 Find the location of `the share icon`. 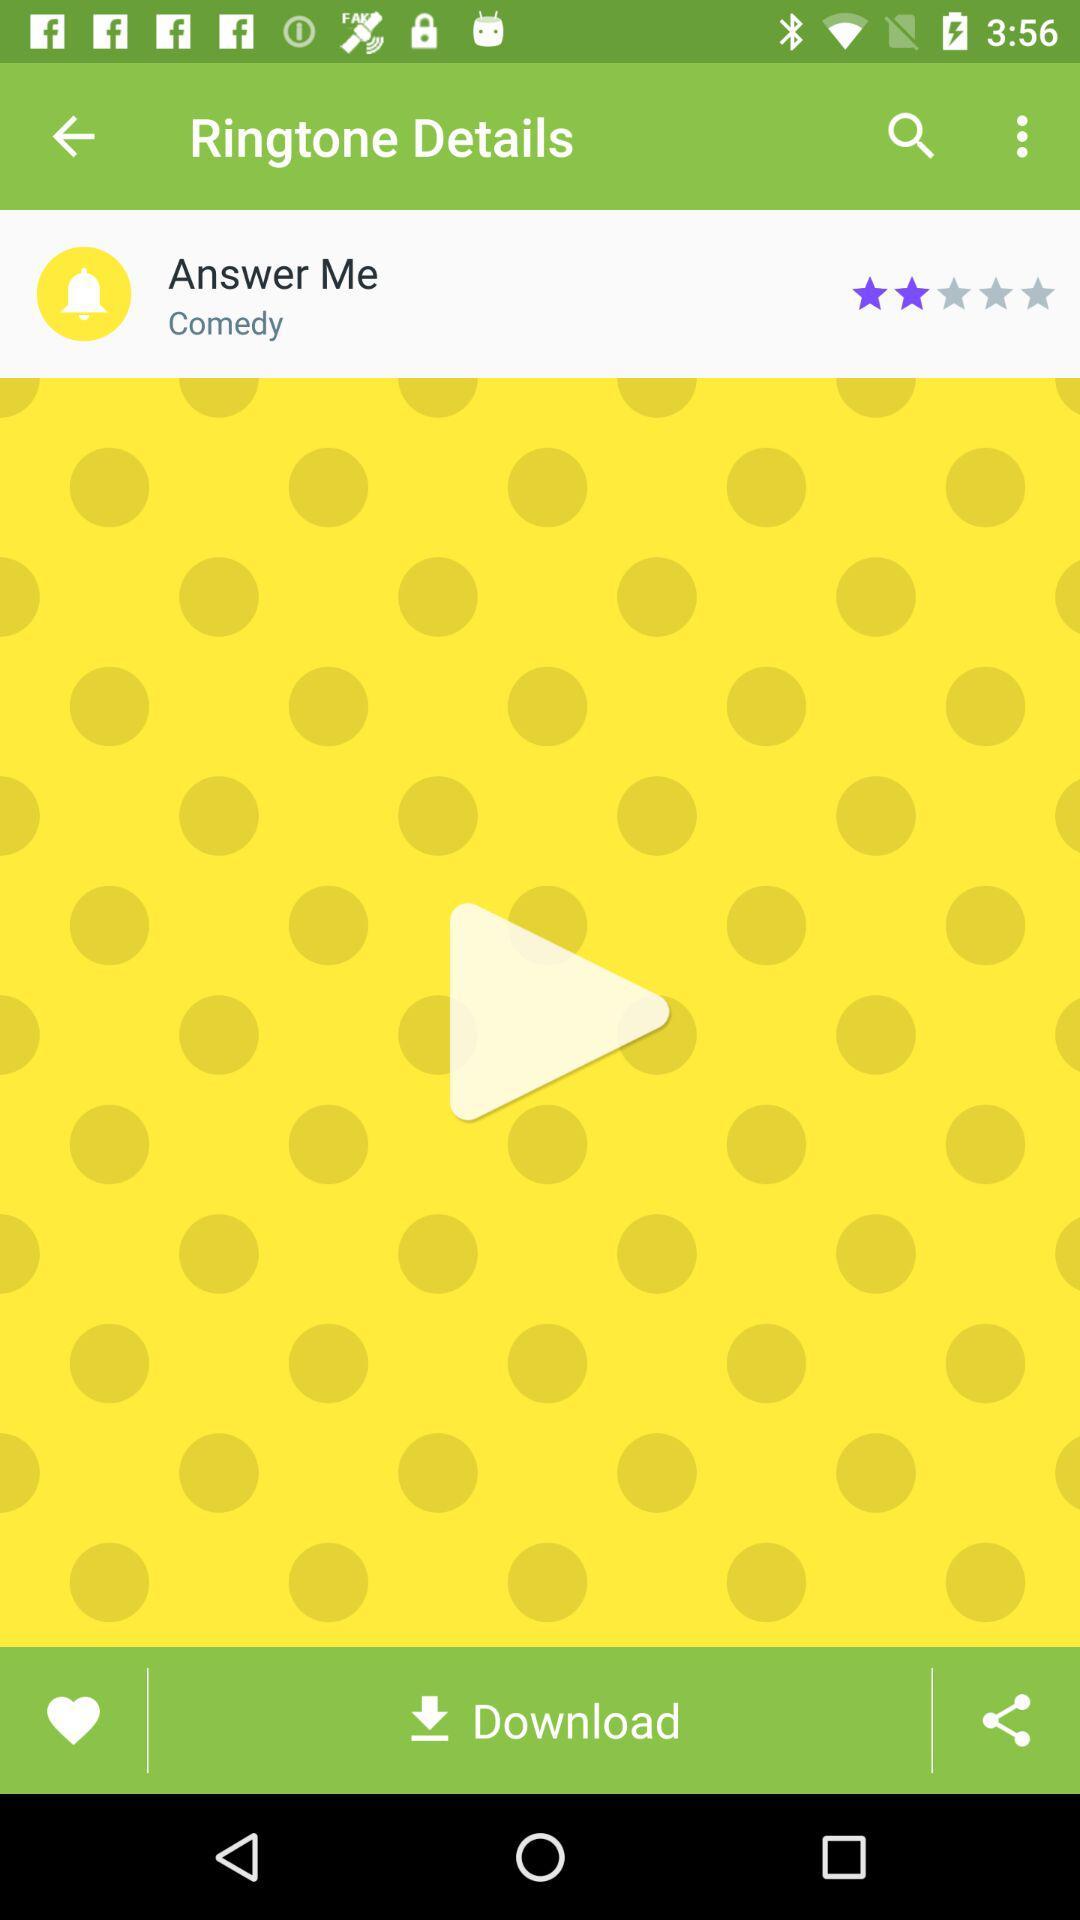

the share icon is located at coordinates (1006, 1719).